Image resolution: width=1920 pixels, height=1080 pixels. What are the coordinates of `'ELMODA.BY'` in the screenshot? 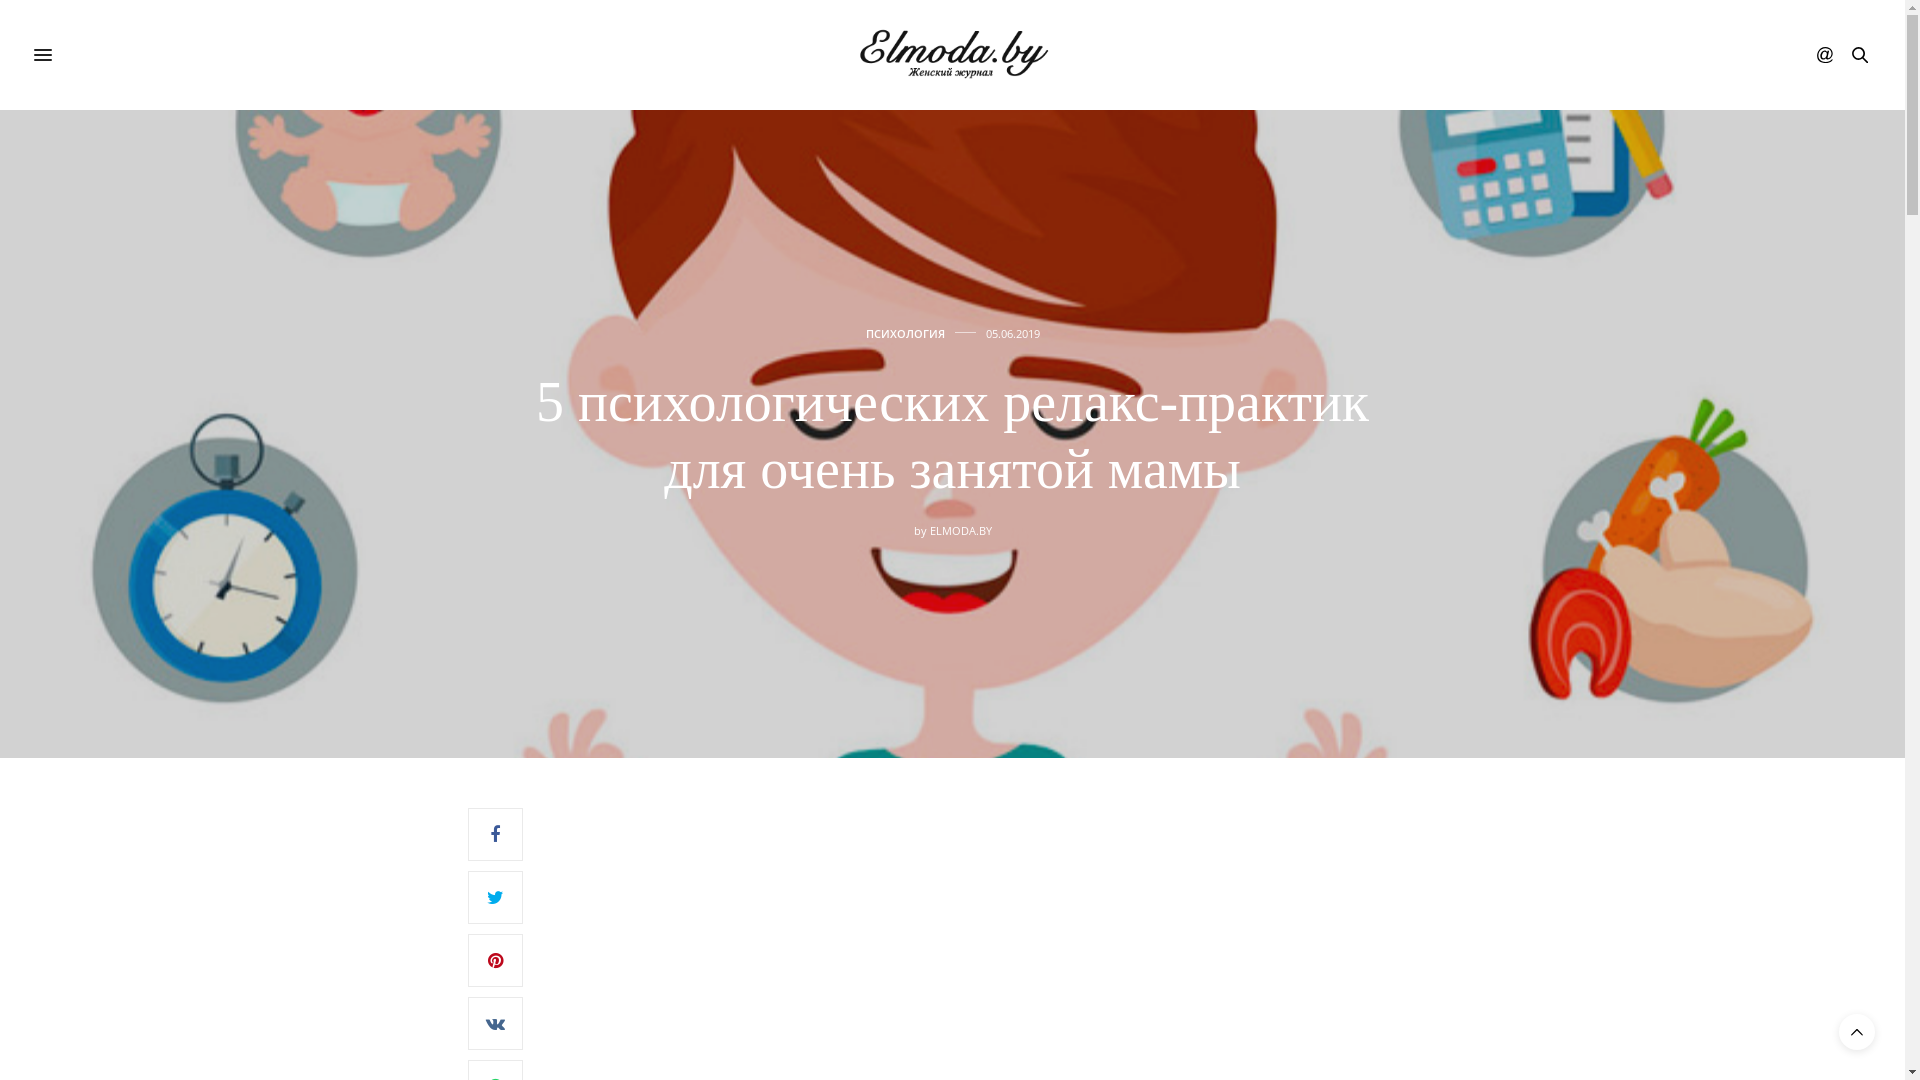 It's located at (960, 529).